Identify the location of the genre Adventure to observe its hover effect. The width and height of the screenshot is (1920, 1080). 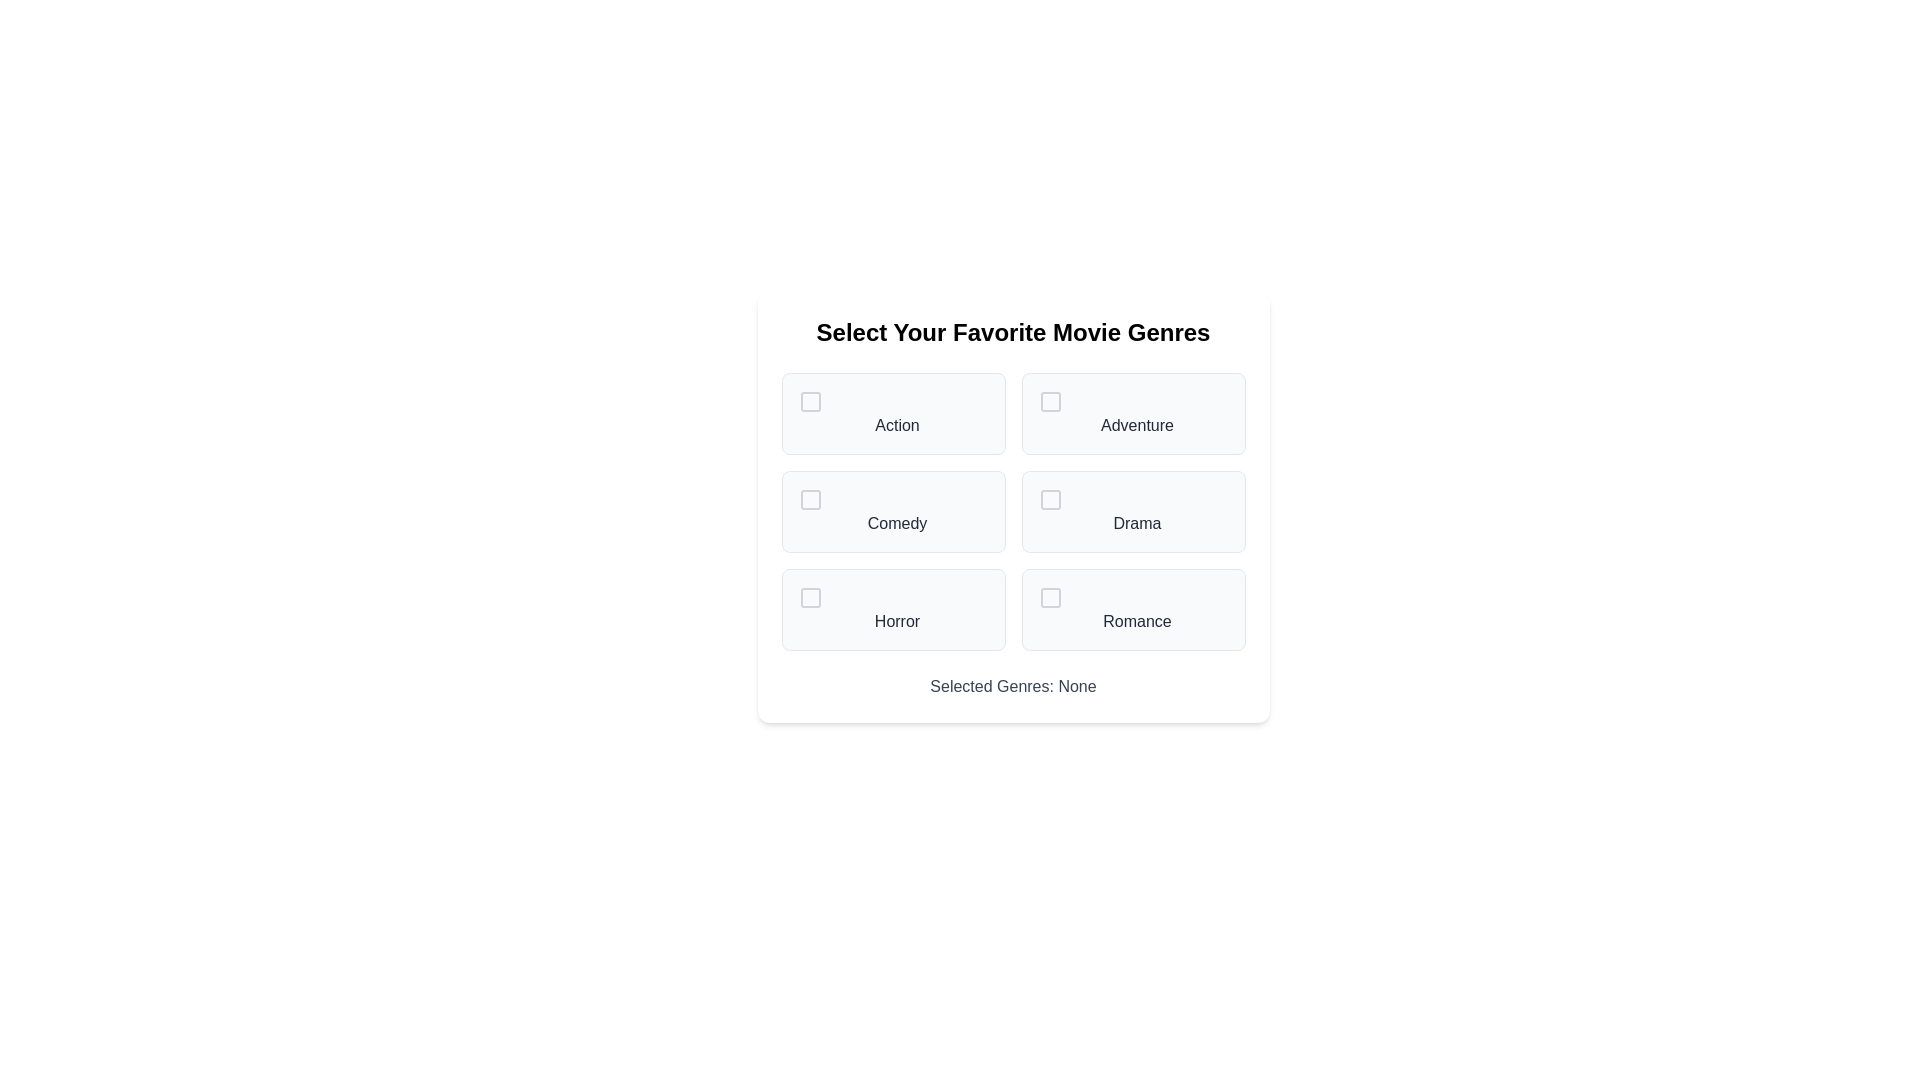
(1133, 412).